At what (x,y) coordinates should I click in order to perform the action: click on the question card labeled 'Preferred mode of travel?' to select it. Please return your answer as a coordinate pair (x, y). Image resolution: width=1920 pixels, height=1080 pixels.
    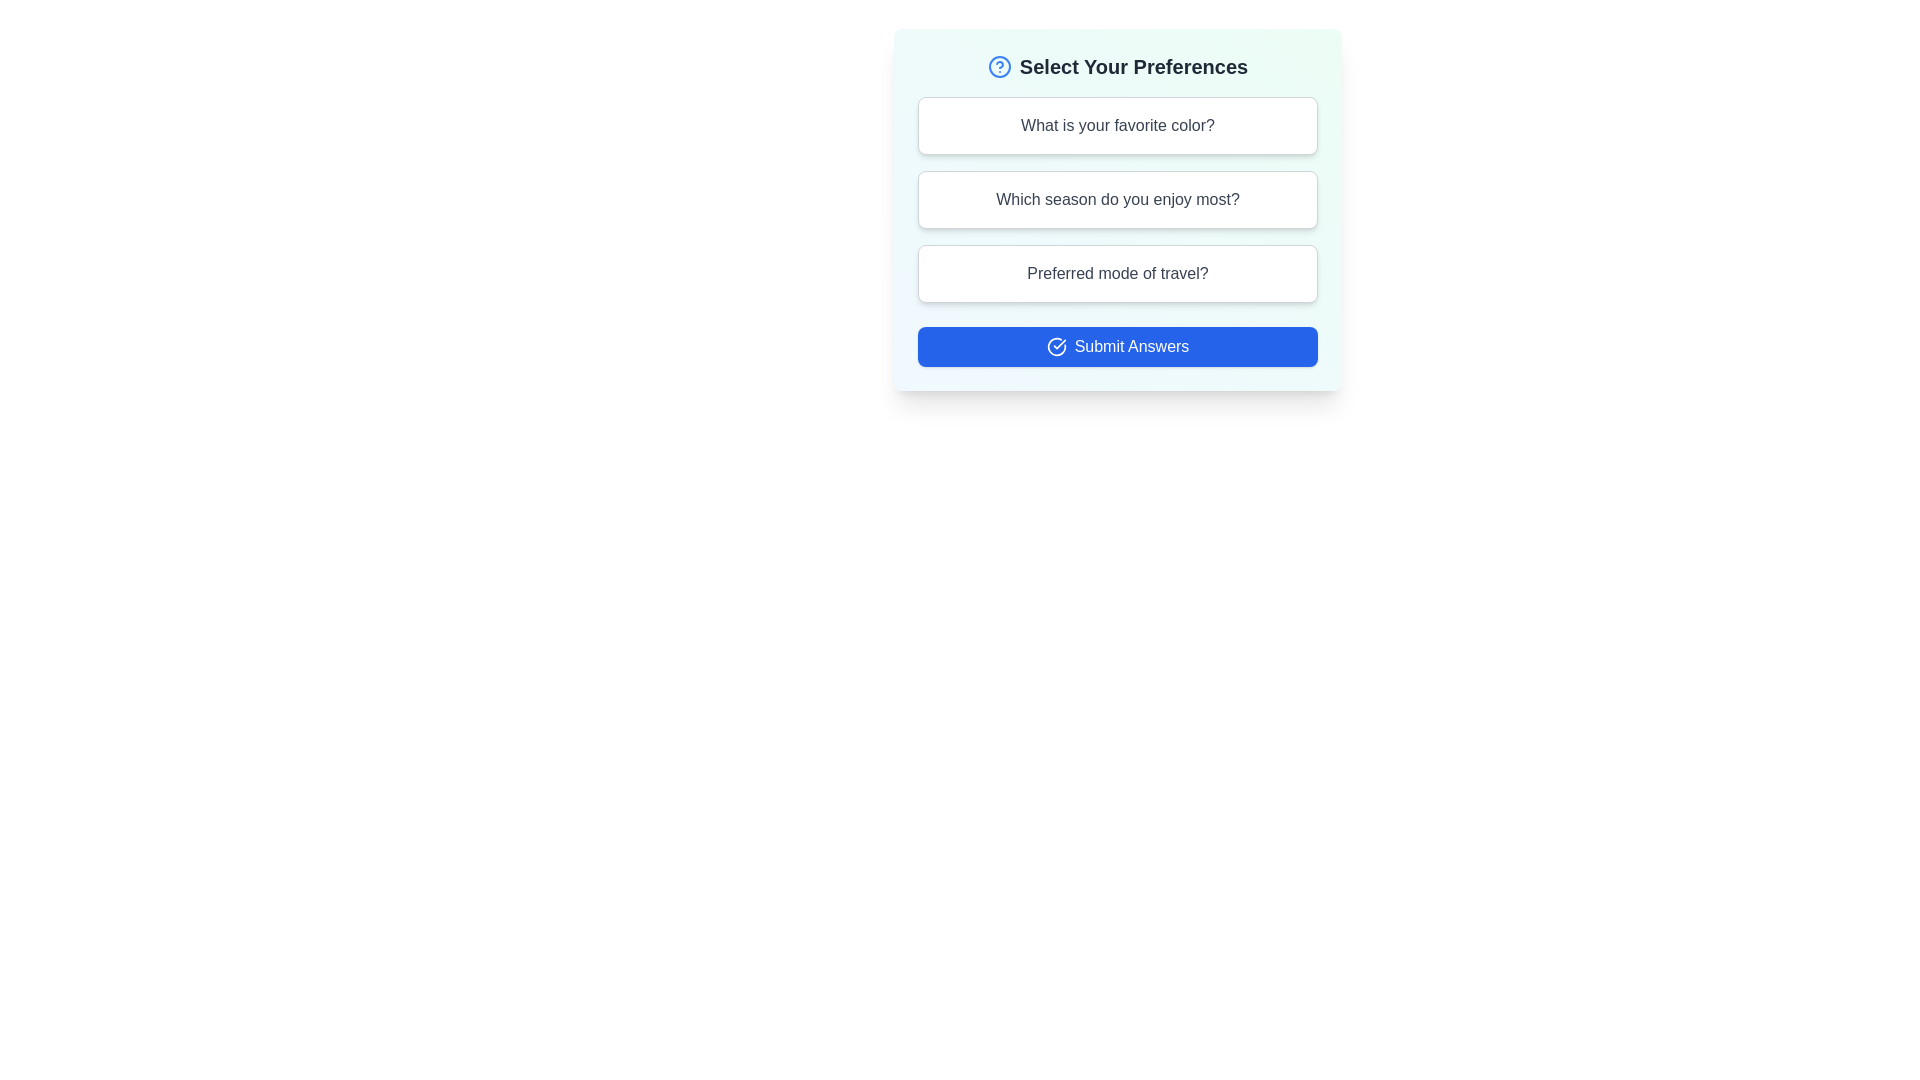
    Looking at the image, I should click on (1117, 273).